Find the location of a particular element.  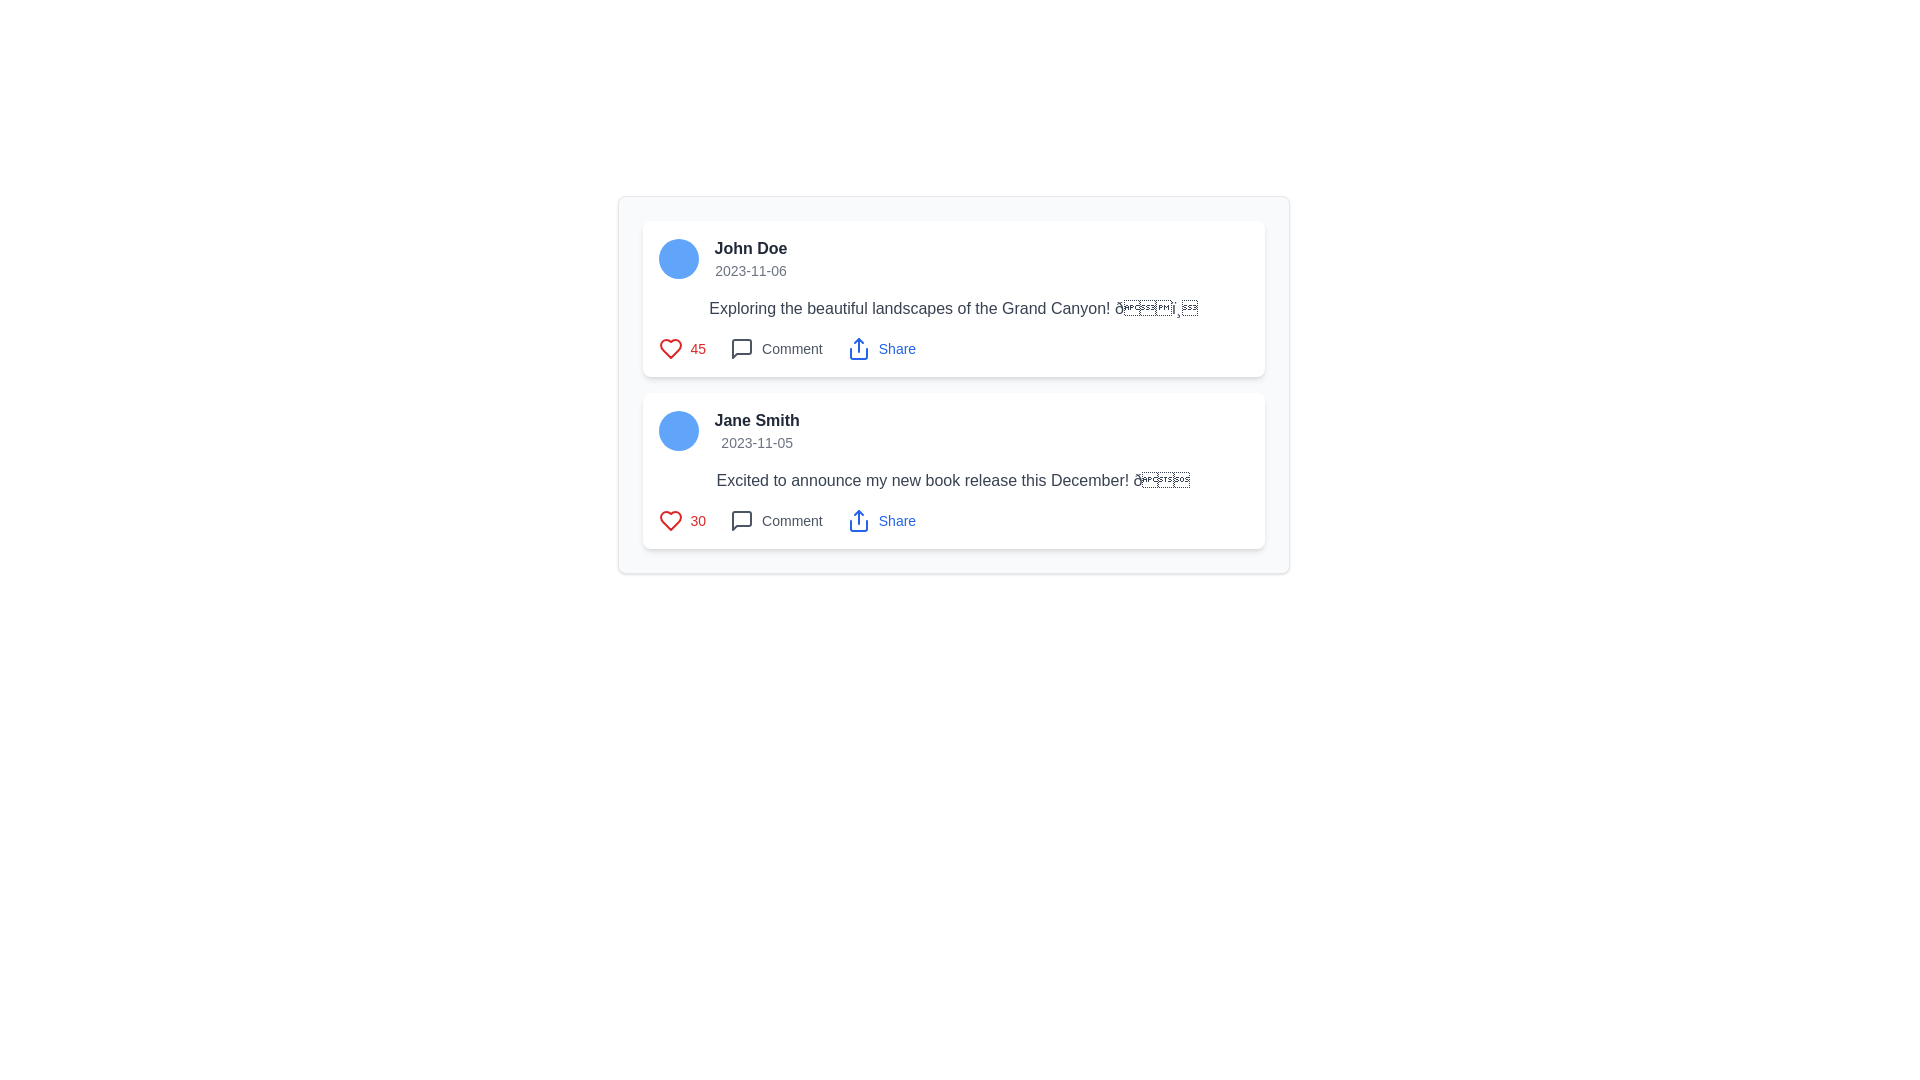

the icon button located in the bottom action bar of the second post by 'Jane Smith' is located at coordinates (741, 519).